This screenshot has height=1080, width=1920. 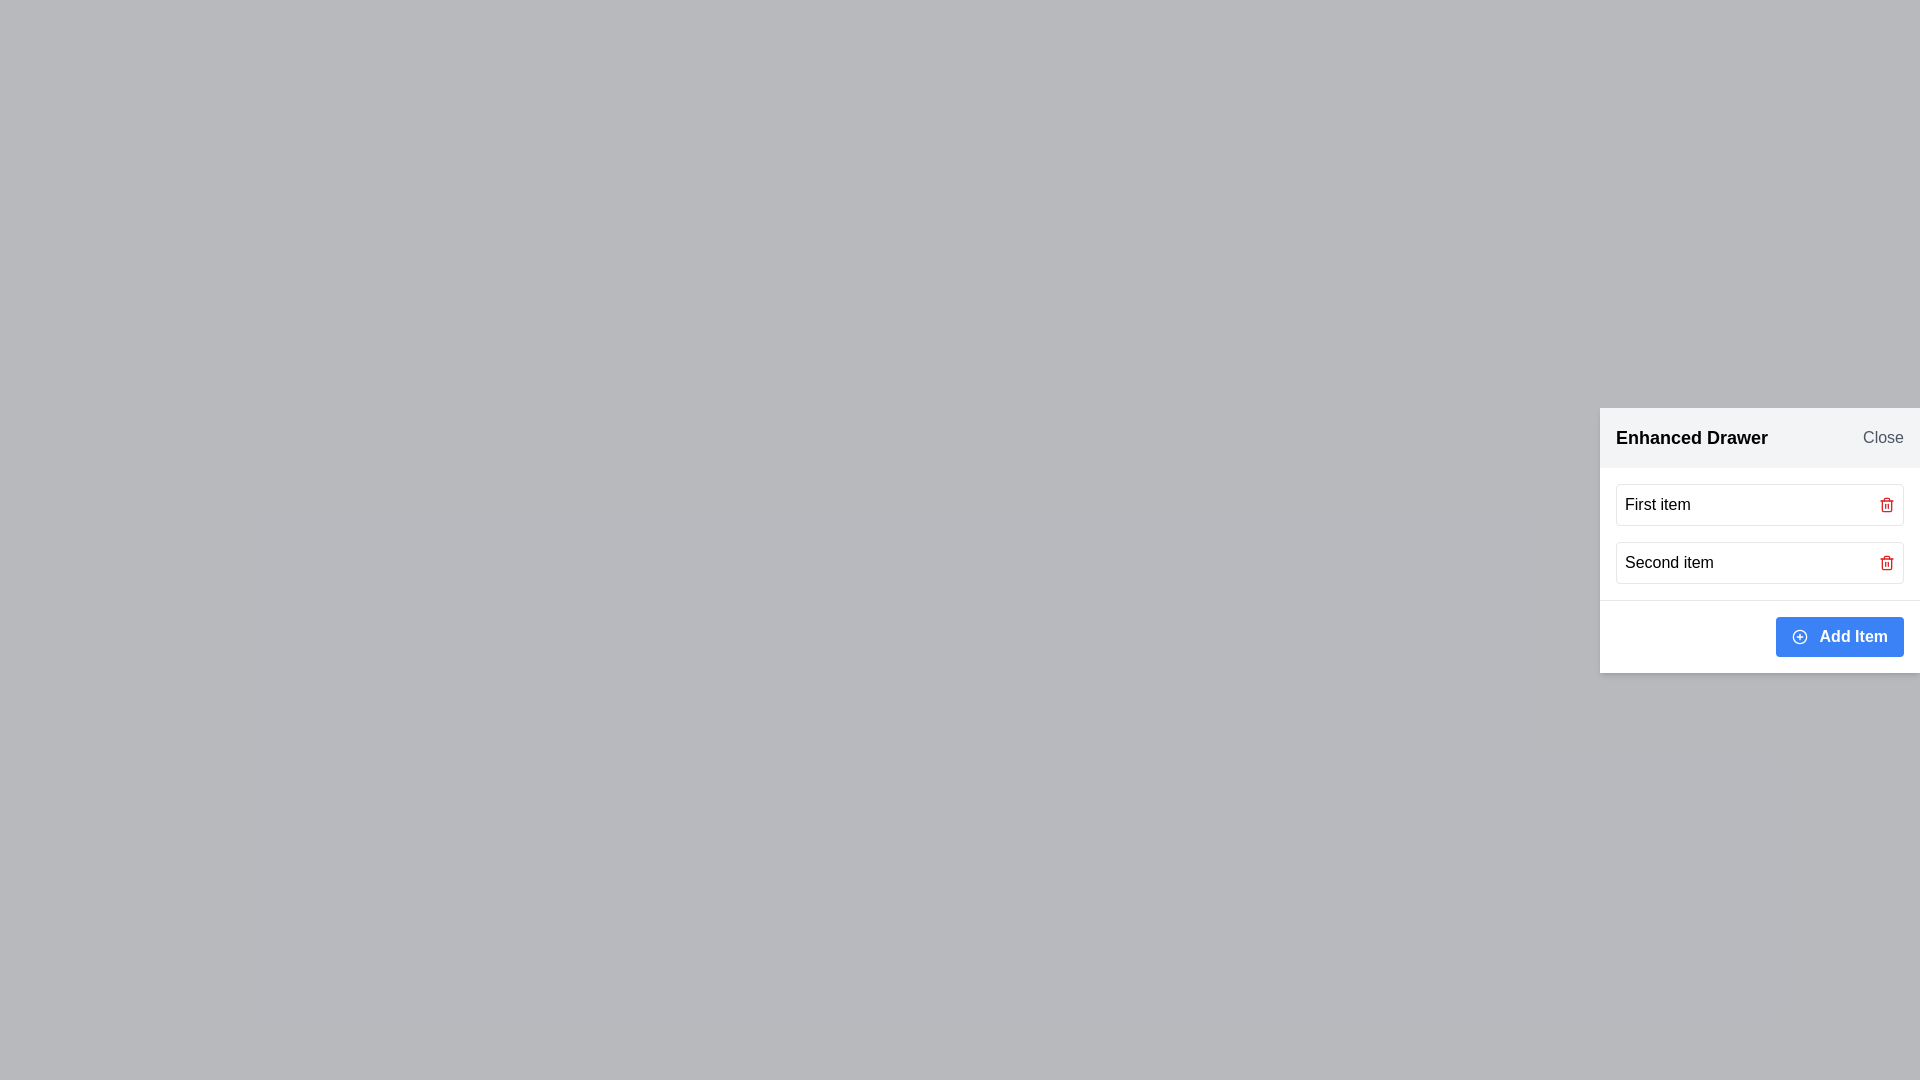 I want to click on the red trash icon button located to the right of the 'First item' text, so click(x=1885, y=503).